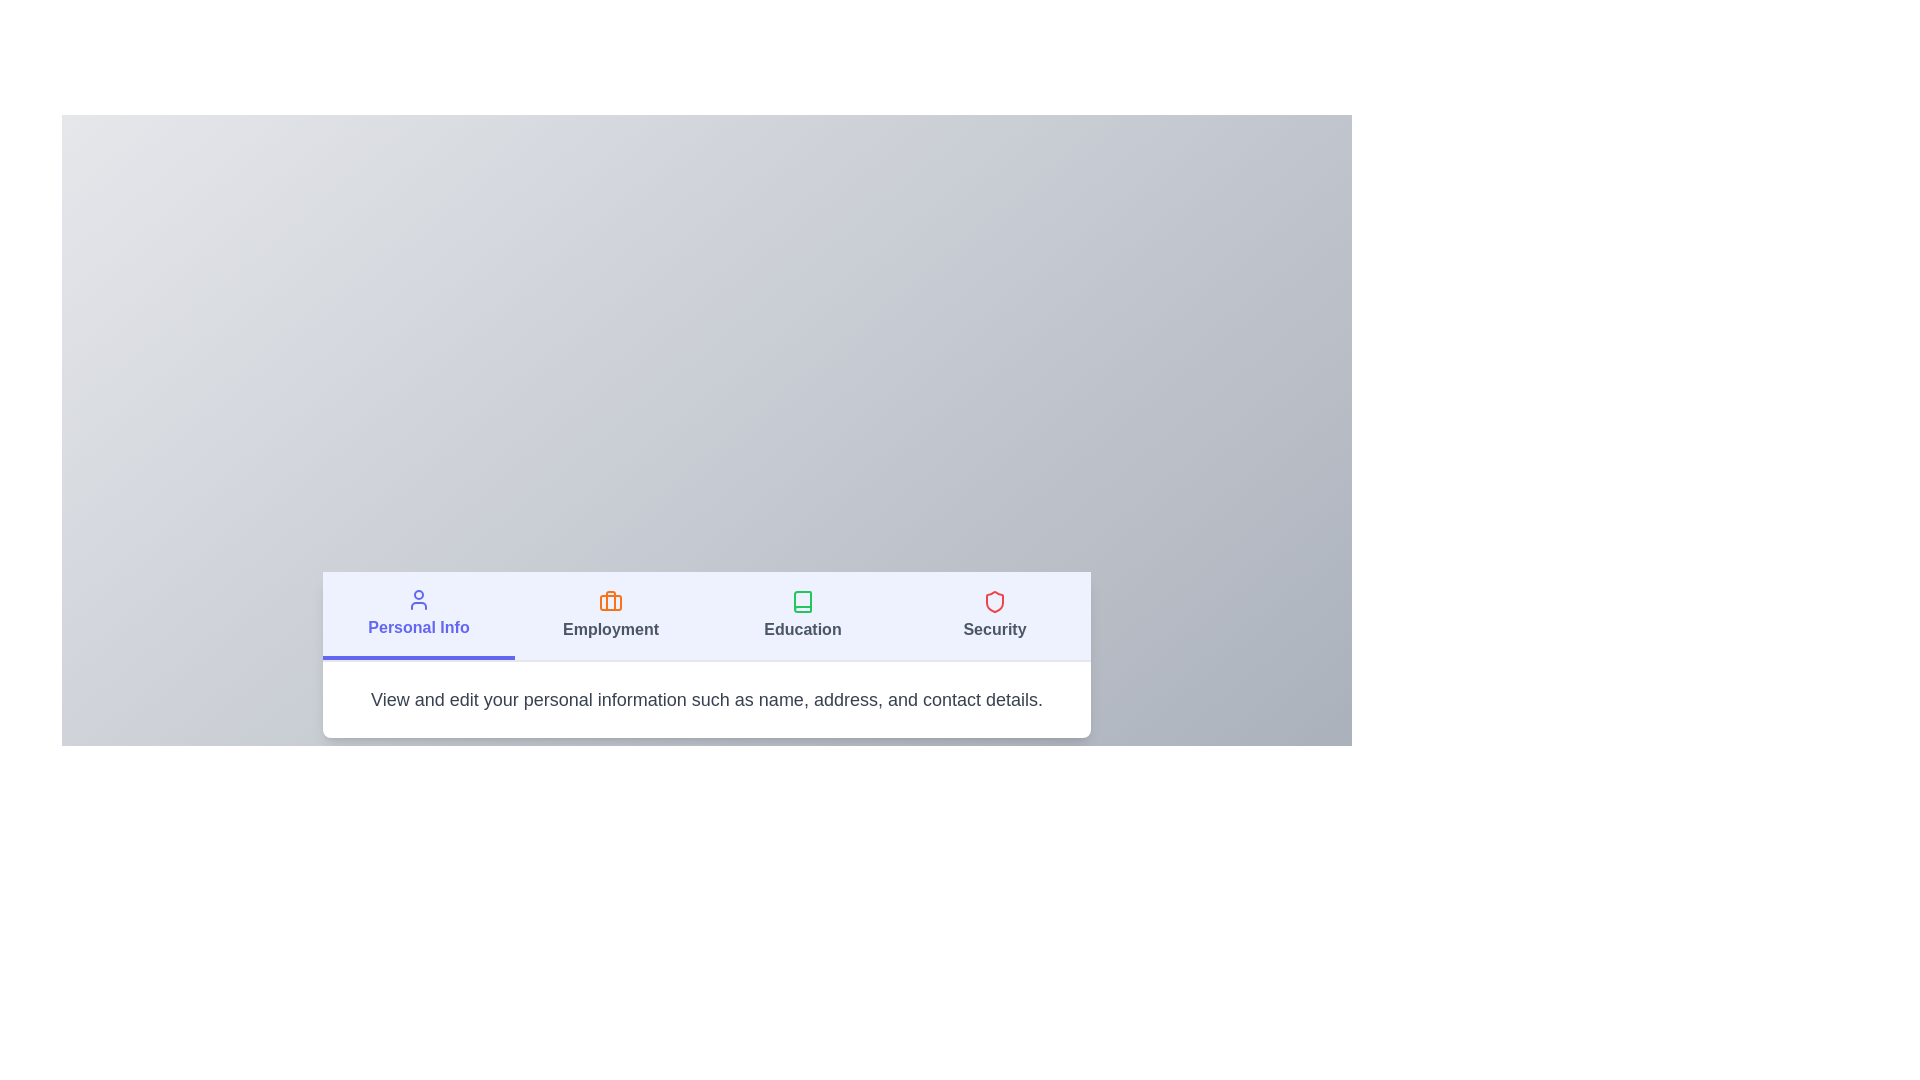 This screenshot has height=1080, width=1920. What do you see at coordinates (994, 615) in the screenshot?
I see `the Security tab to view its content` at bounding box center [994, 615].